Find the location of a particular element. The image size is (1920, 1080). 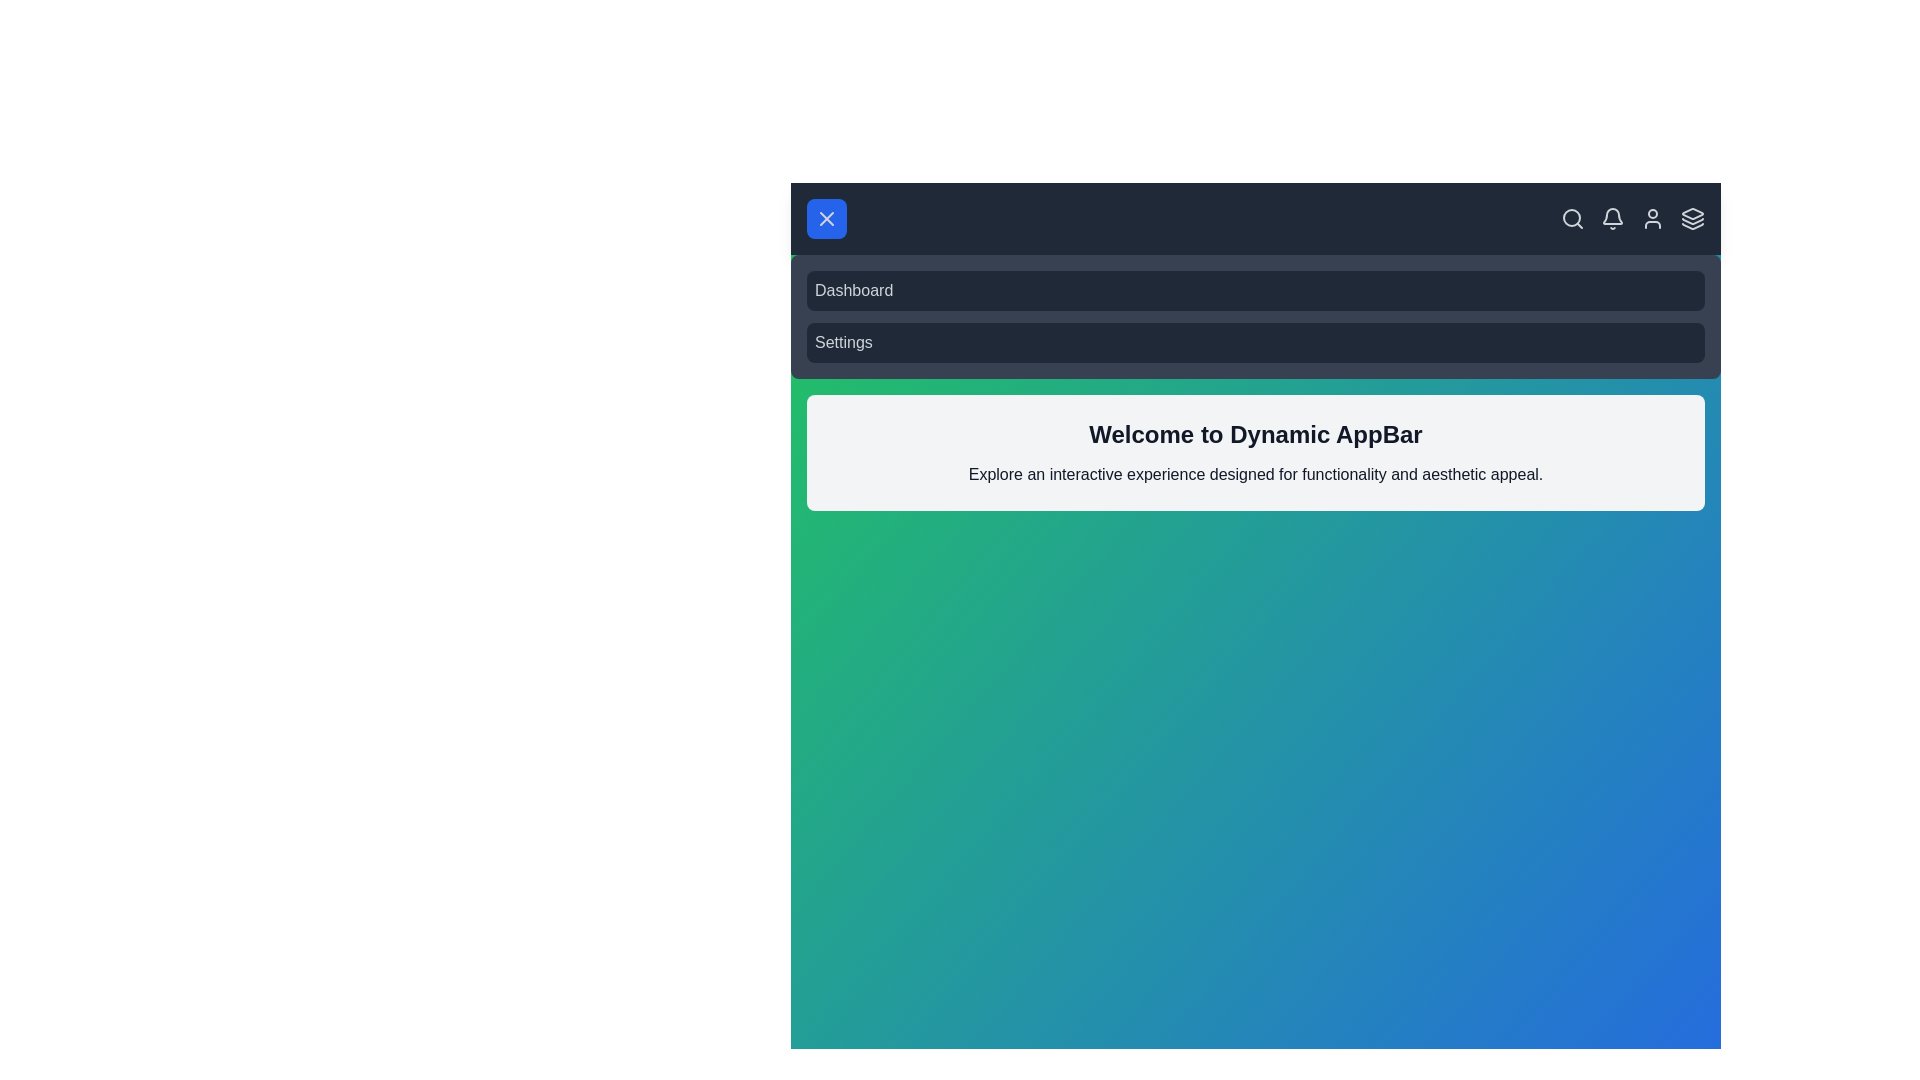

the user profile icon is located at coordinates (1652, 219).